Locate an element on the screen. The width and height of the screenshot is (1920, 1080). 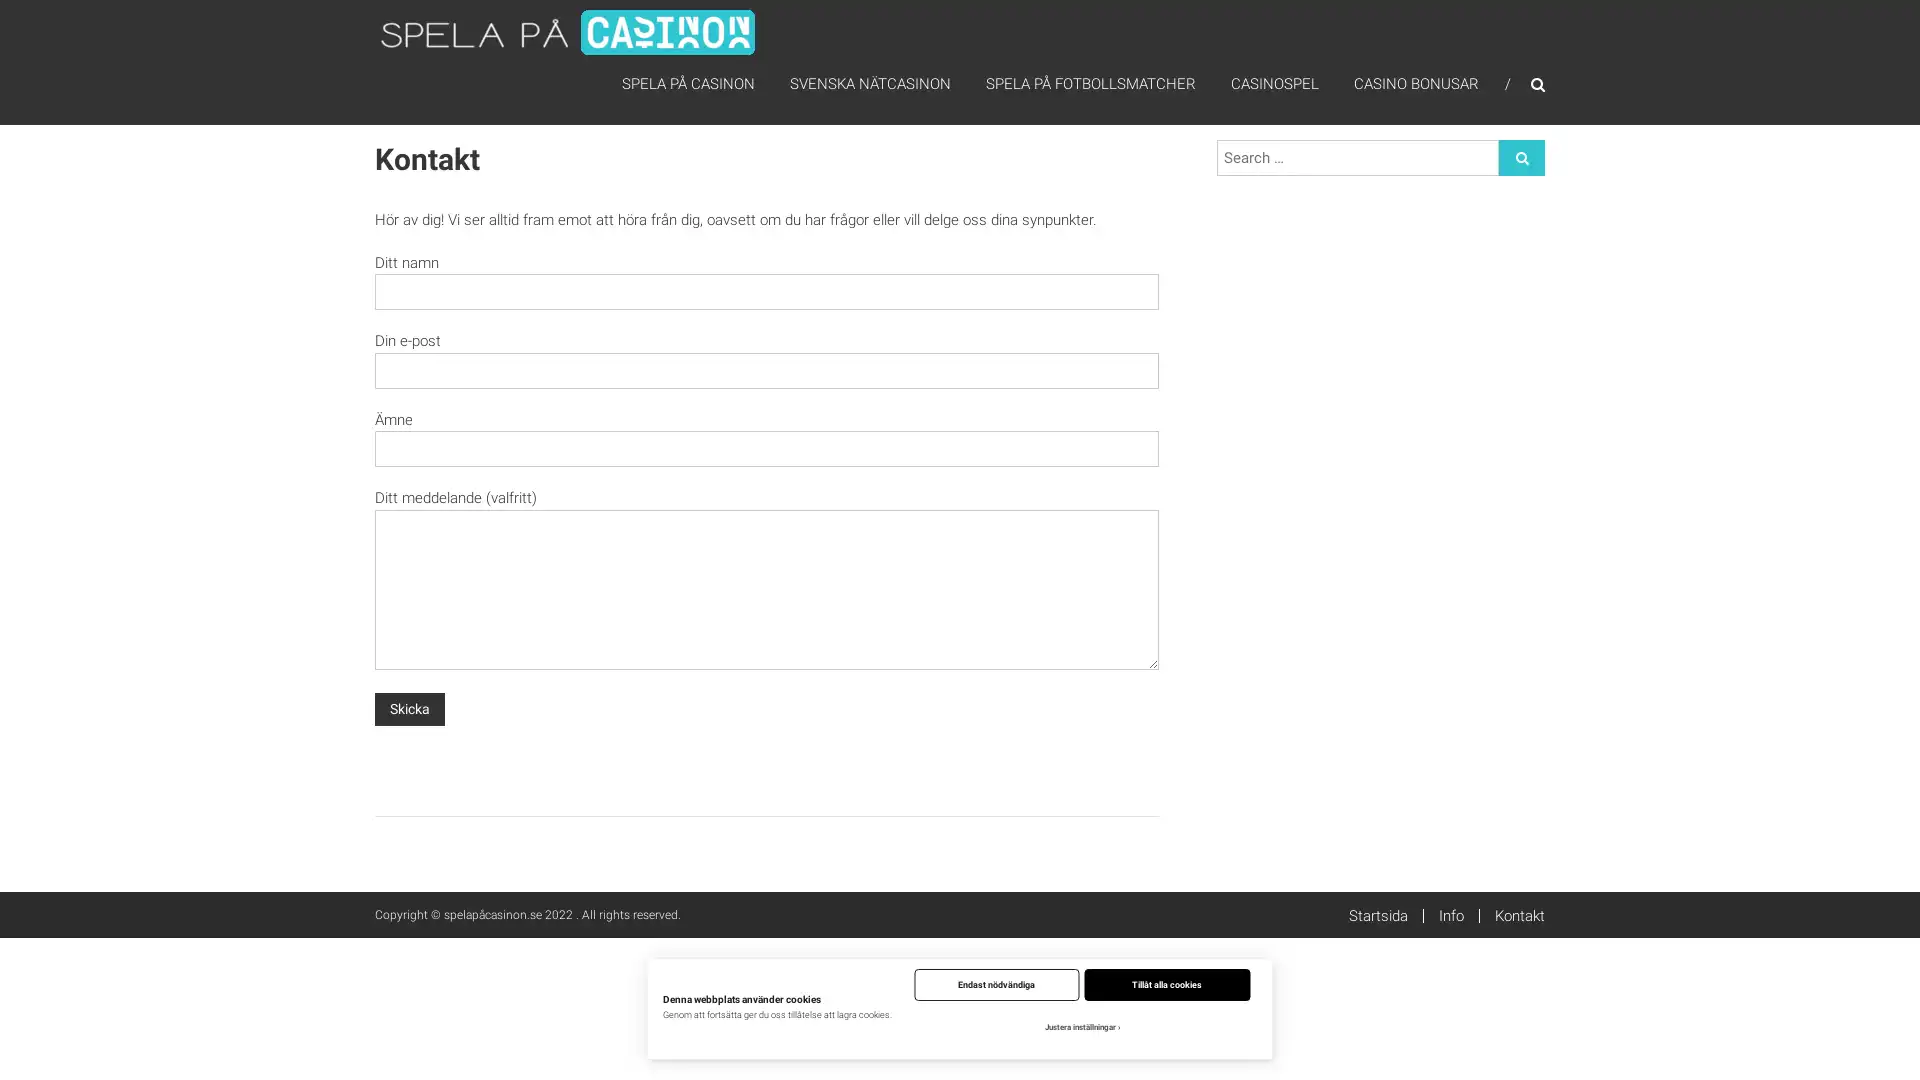
Skicka is located at coordinates (408, 708).